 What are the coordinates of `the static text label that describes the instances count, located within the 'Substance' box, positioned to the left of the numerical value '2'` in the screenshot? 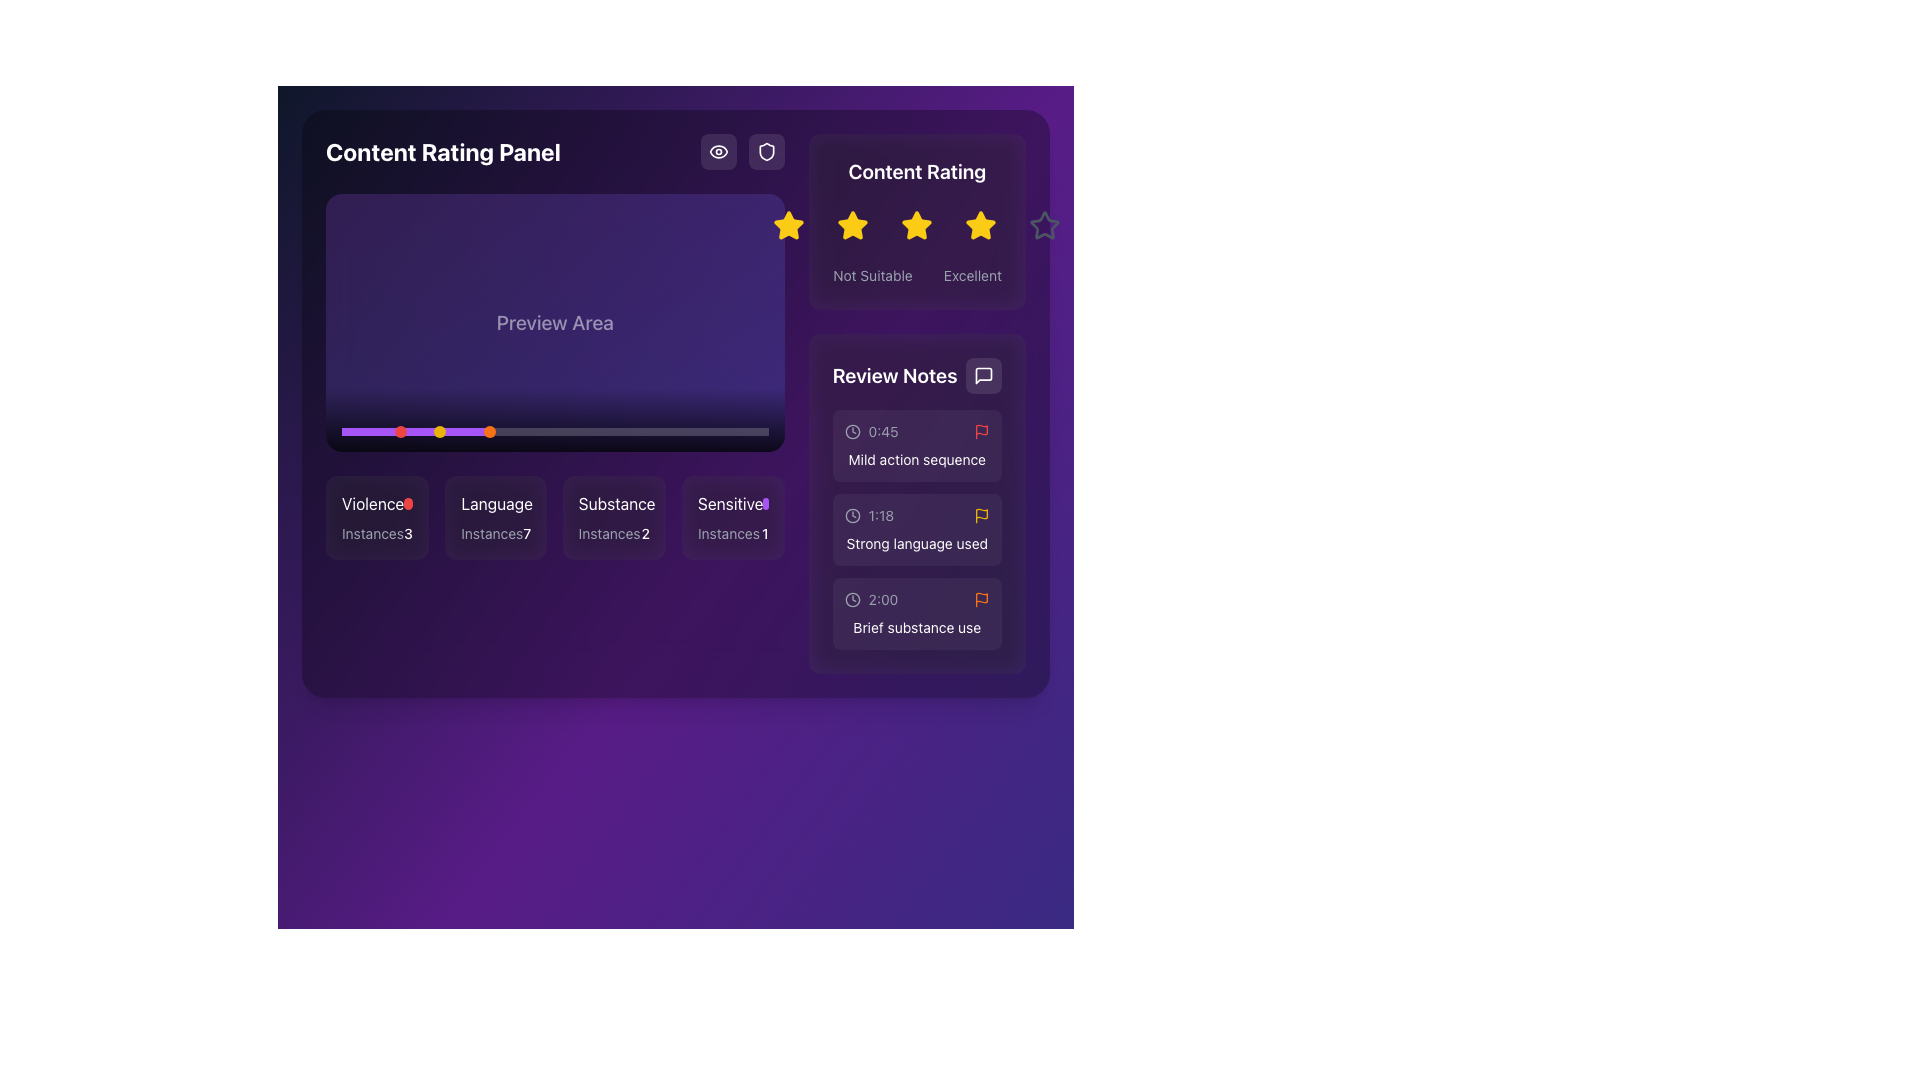 It's located at (609, 532).